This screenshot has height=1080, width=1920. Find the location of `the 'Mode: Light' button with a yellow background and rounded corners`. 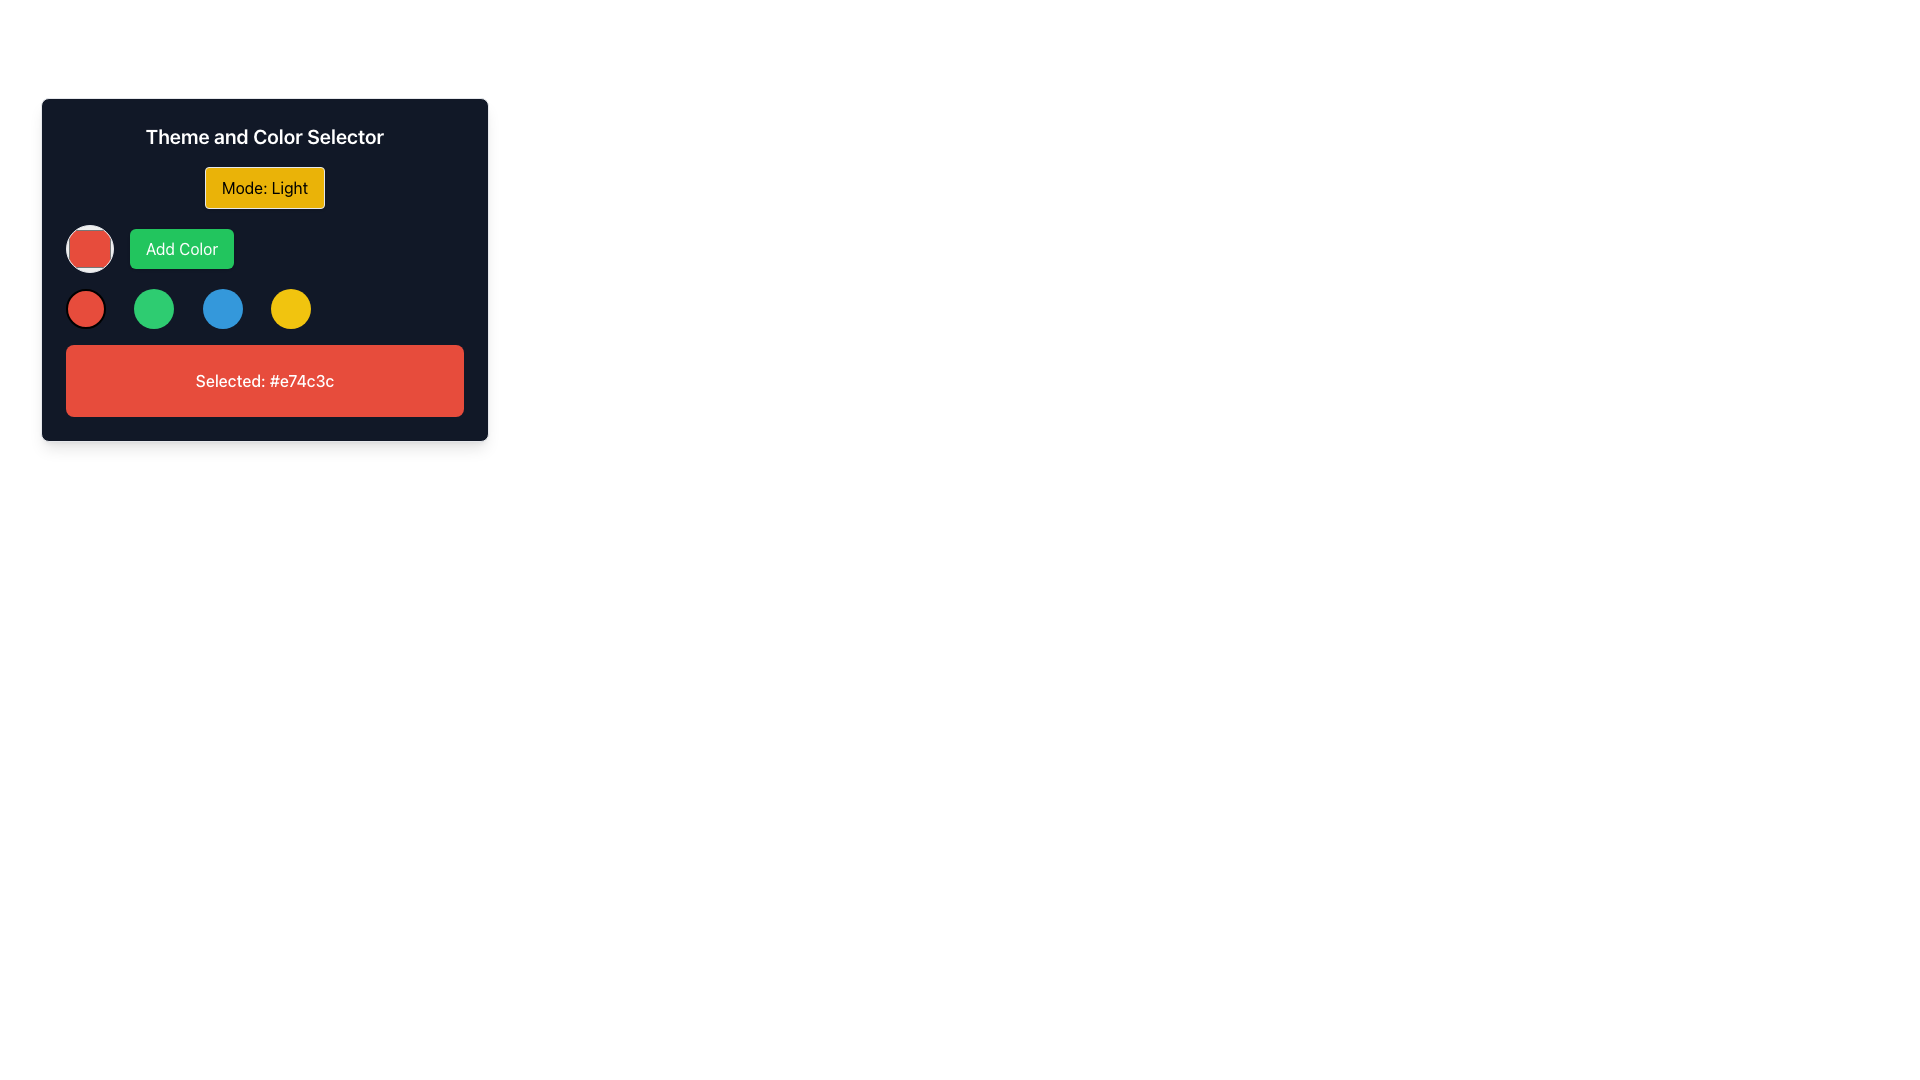

the 'Mode: Light' button with a yellow background and rounded corners is located at coordinates (263, 188).